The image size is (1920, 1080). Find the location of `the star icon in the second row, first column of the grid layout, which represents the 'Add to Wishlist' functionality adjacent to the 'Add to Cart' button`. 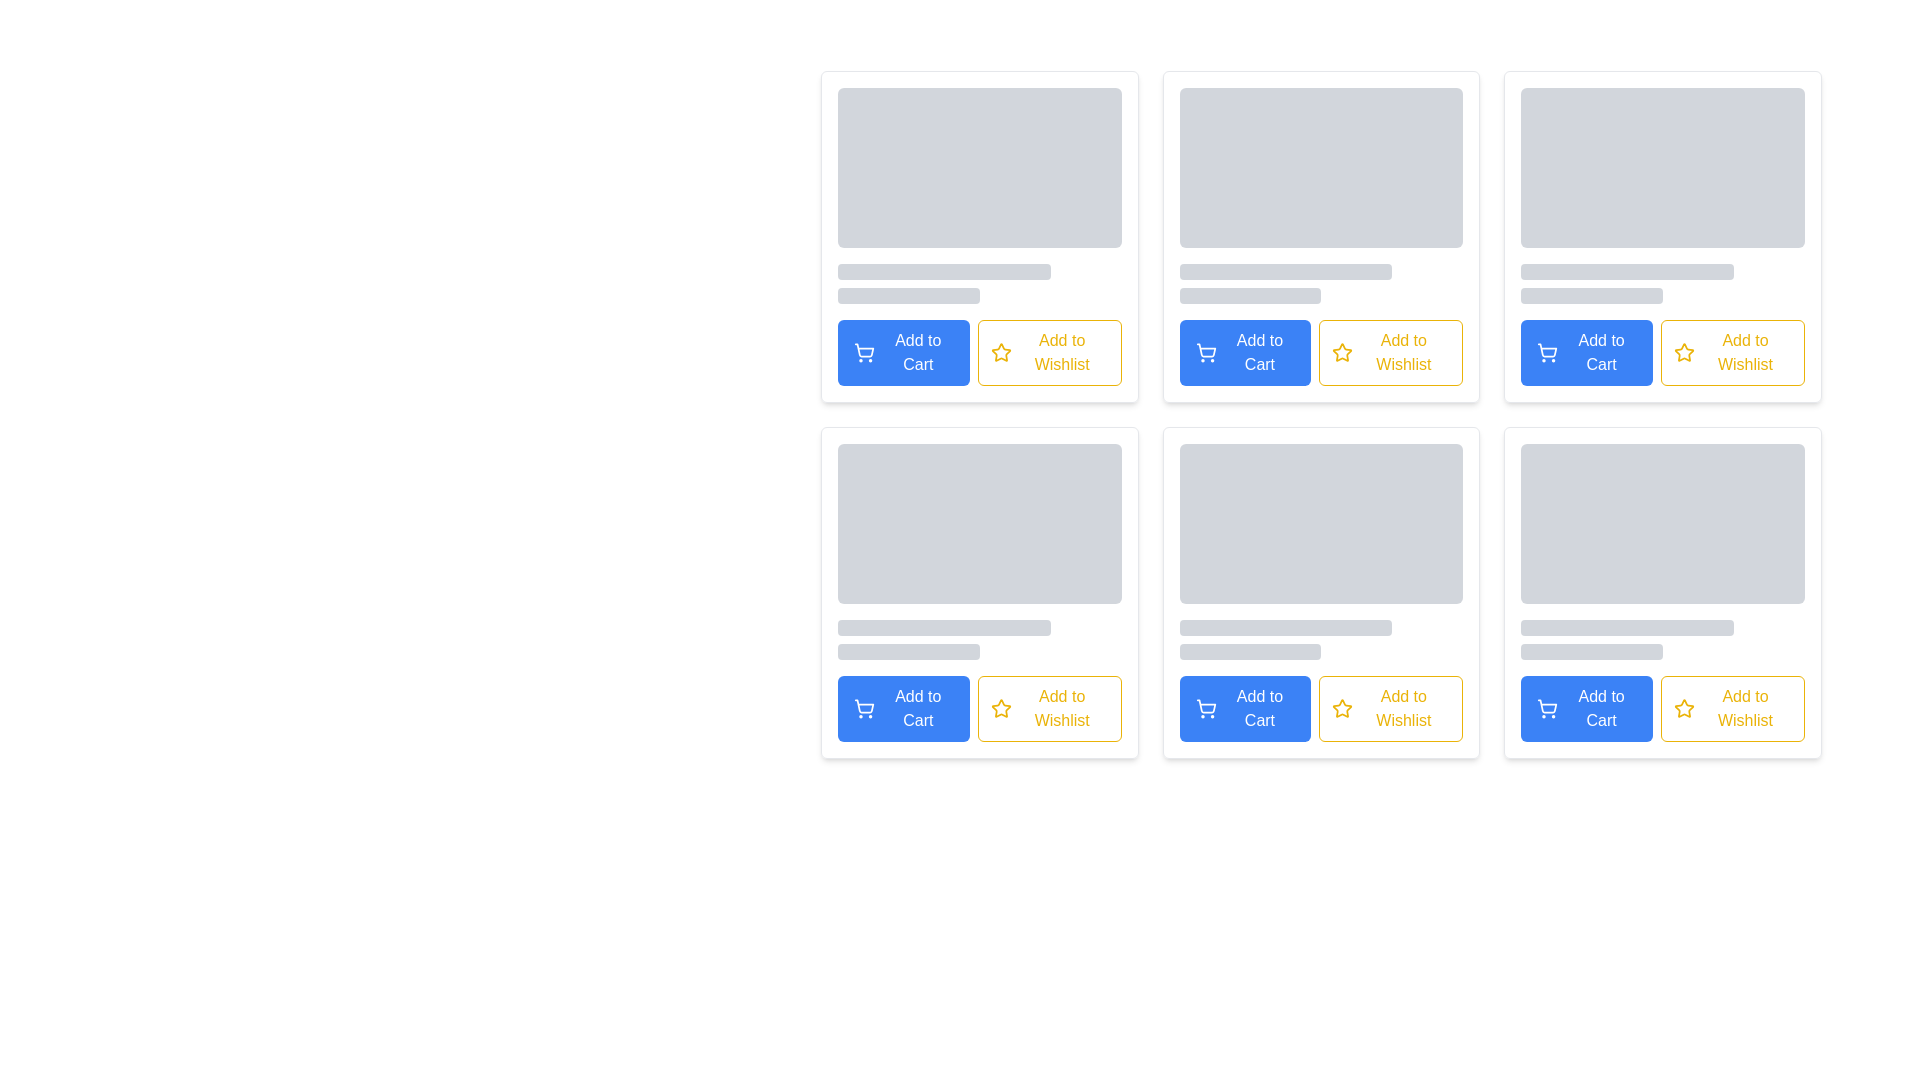

the star icon in the second row, first column of the grid layout, which represents the 'Add to Wishlist' functionality adjacent to the 'Add to Cart' button is located at coordinates (1001, 707).